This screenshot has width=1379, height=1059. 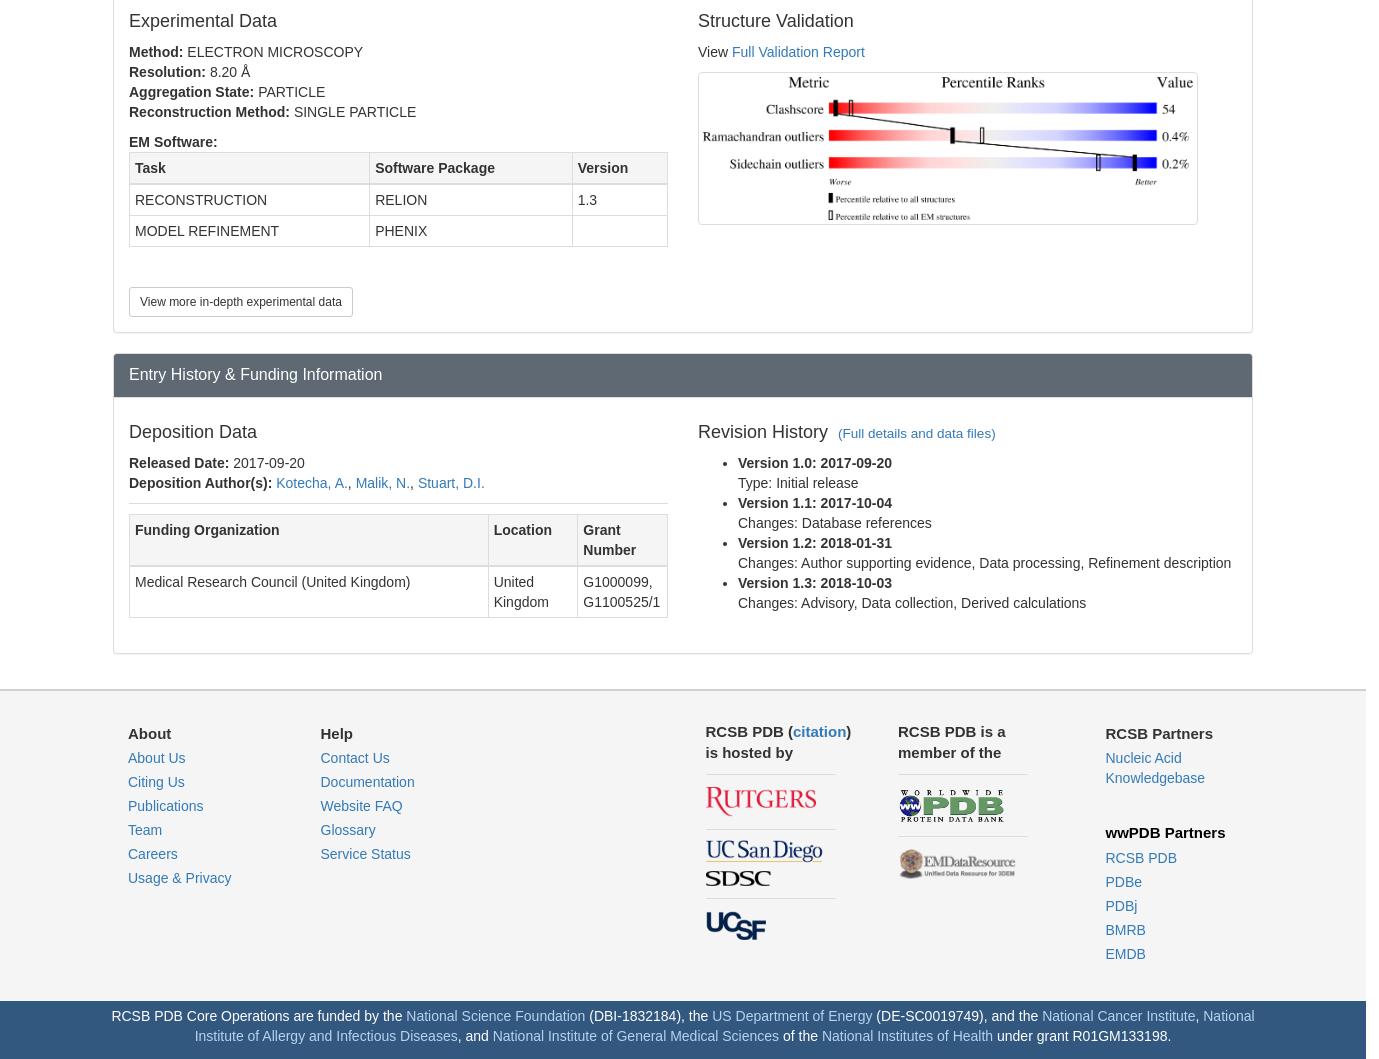 I want to click on 'Entry History & Funding Information', so click(x=128, y=373).